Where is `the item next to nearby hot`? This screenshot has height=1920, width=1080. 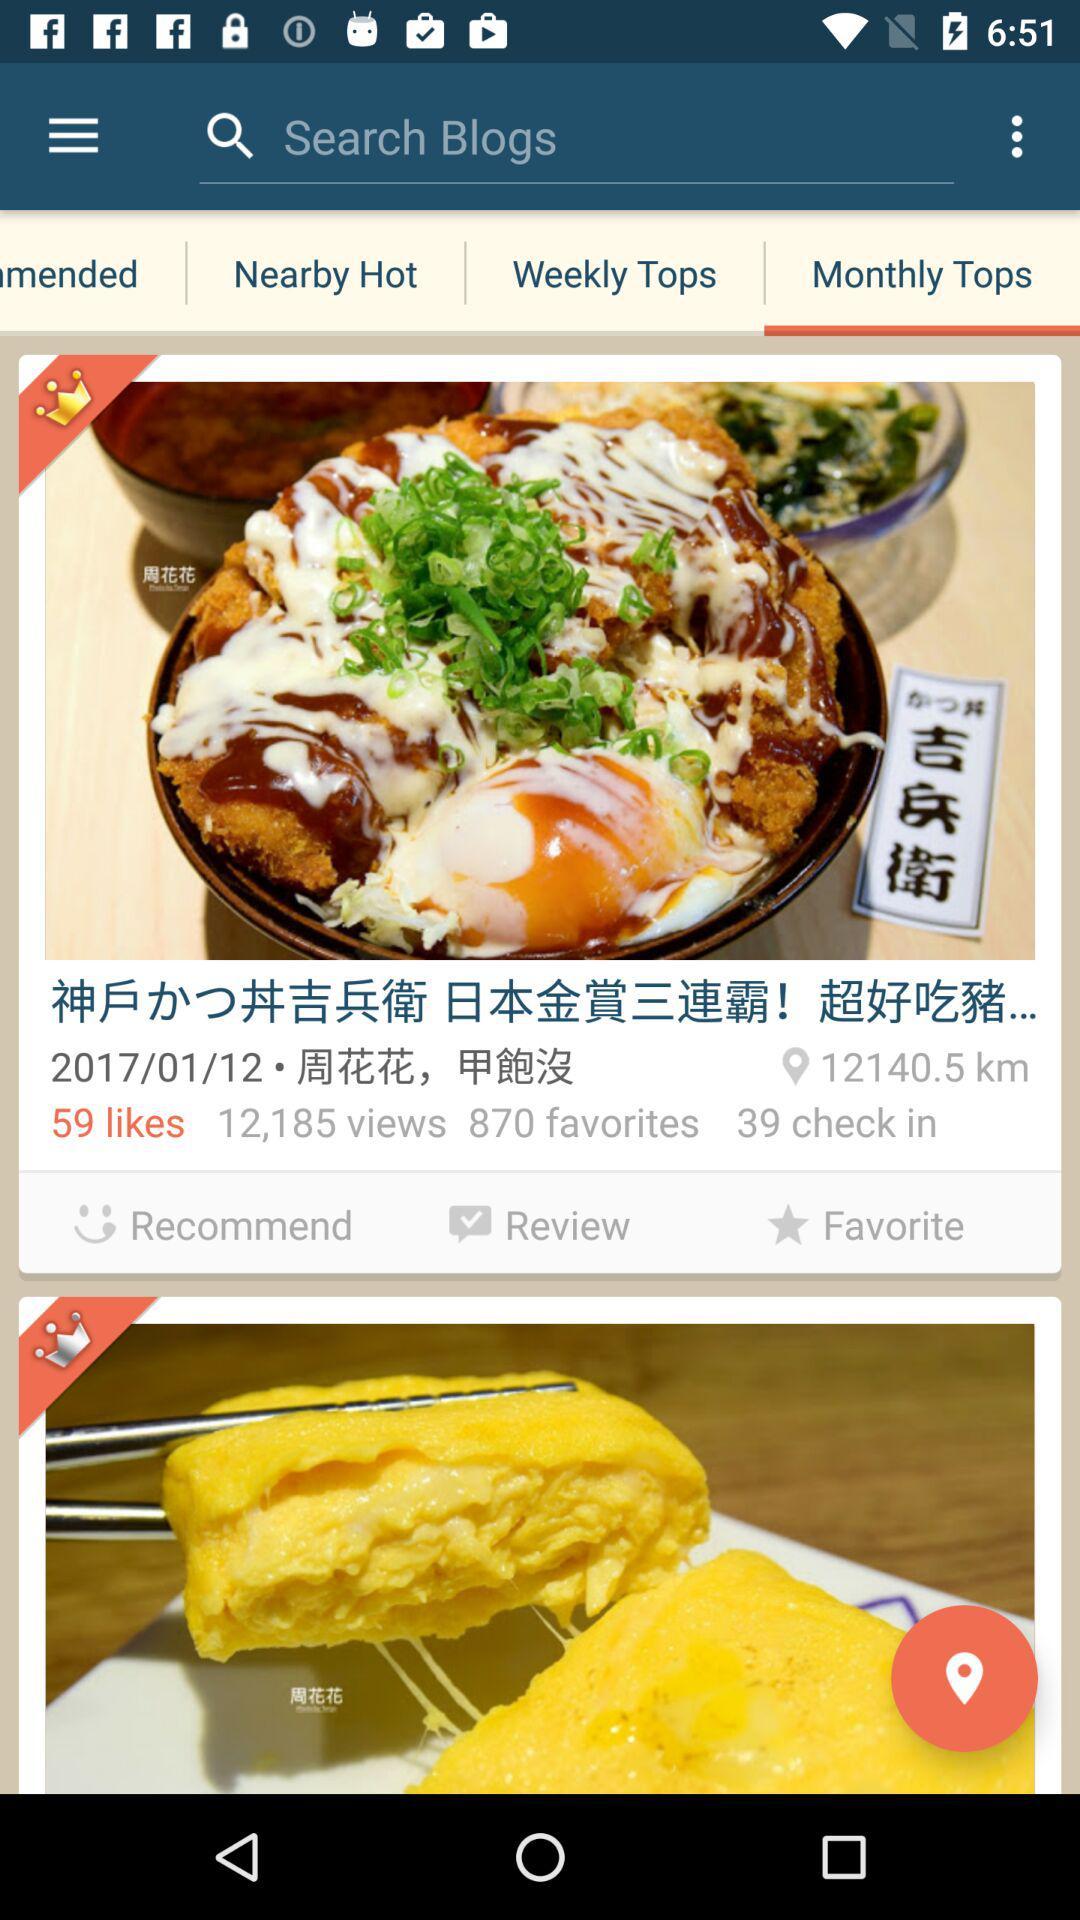
the item next to nearby hot is located at coordinates (92, 272).